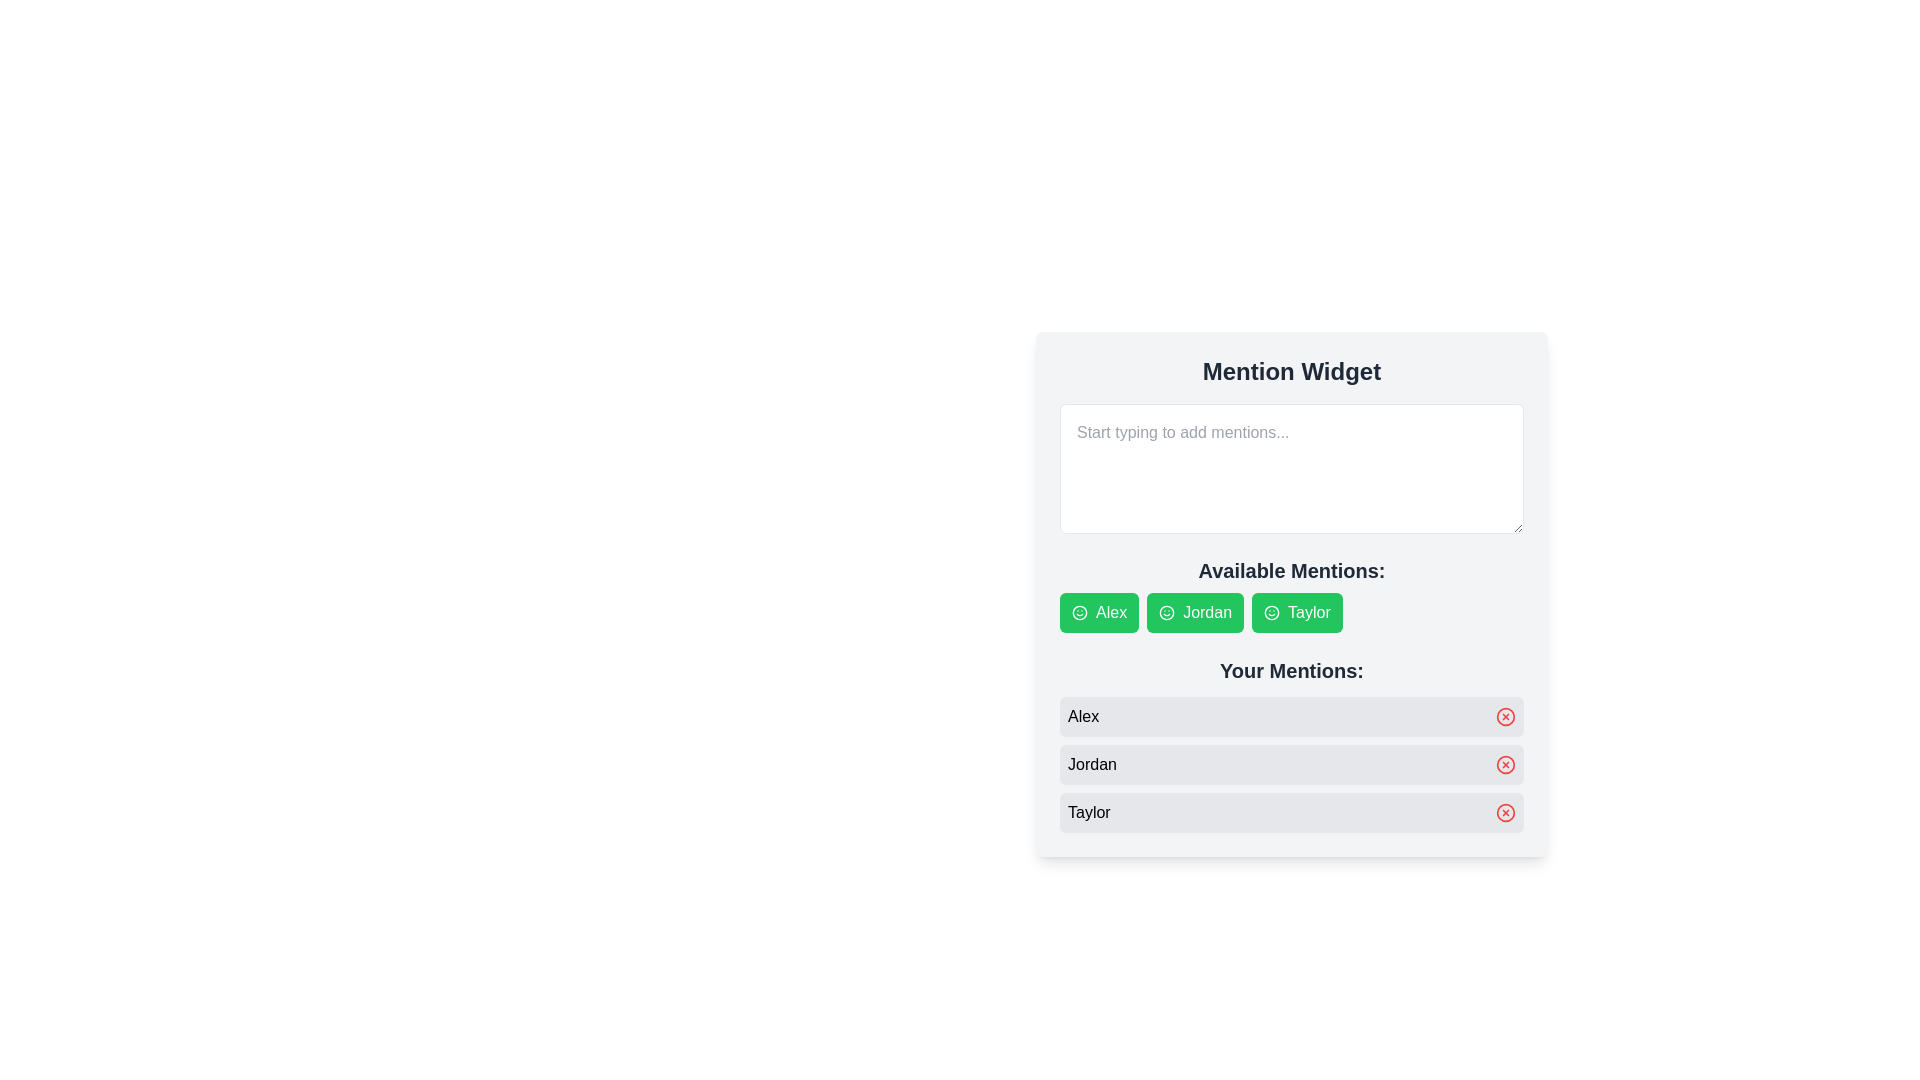 The width and height of the screenshot is (1920, 1080). I want to click on the 'remove' button associated with the user entry labeled 'Jordan' in the 'Your Mentions' list, so click(1506, 764).